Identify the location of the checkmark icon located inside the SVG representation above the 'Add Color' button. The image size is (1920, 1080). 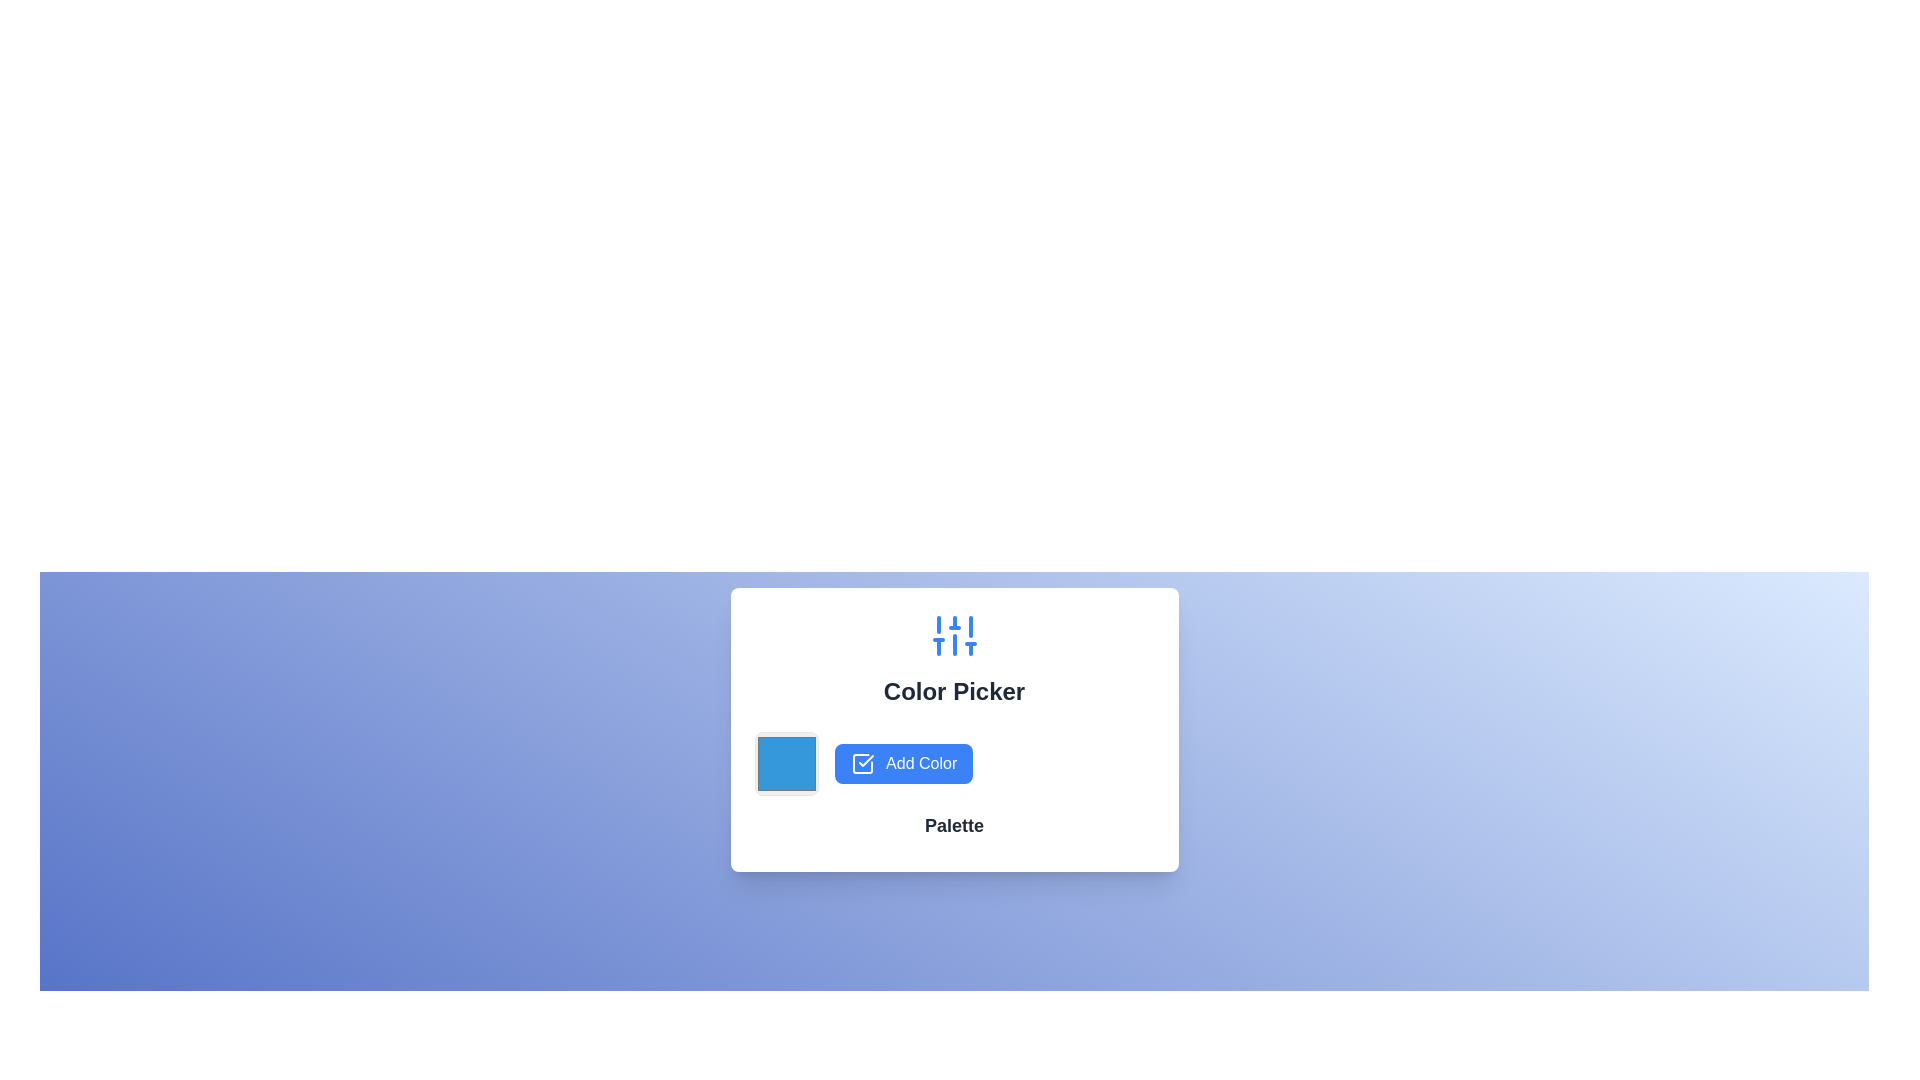
(865, 760).